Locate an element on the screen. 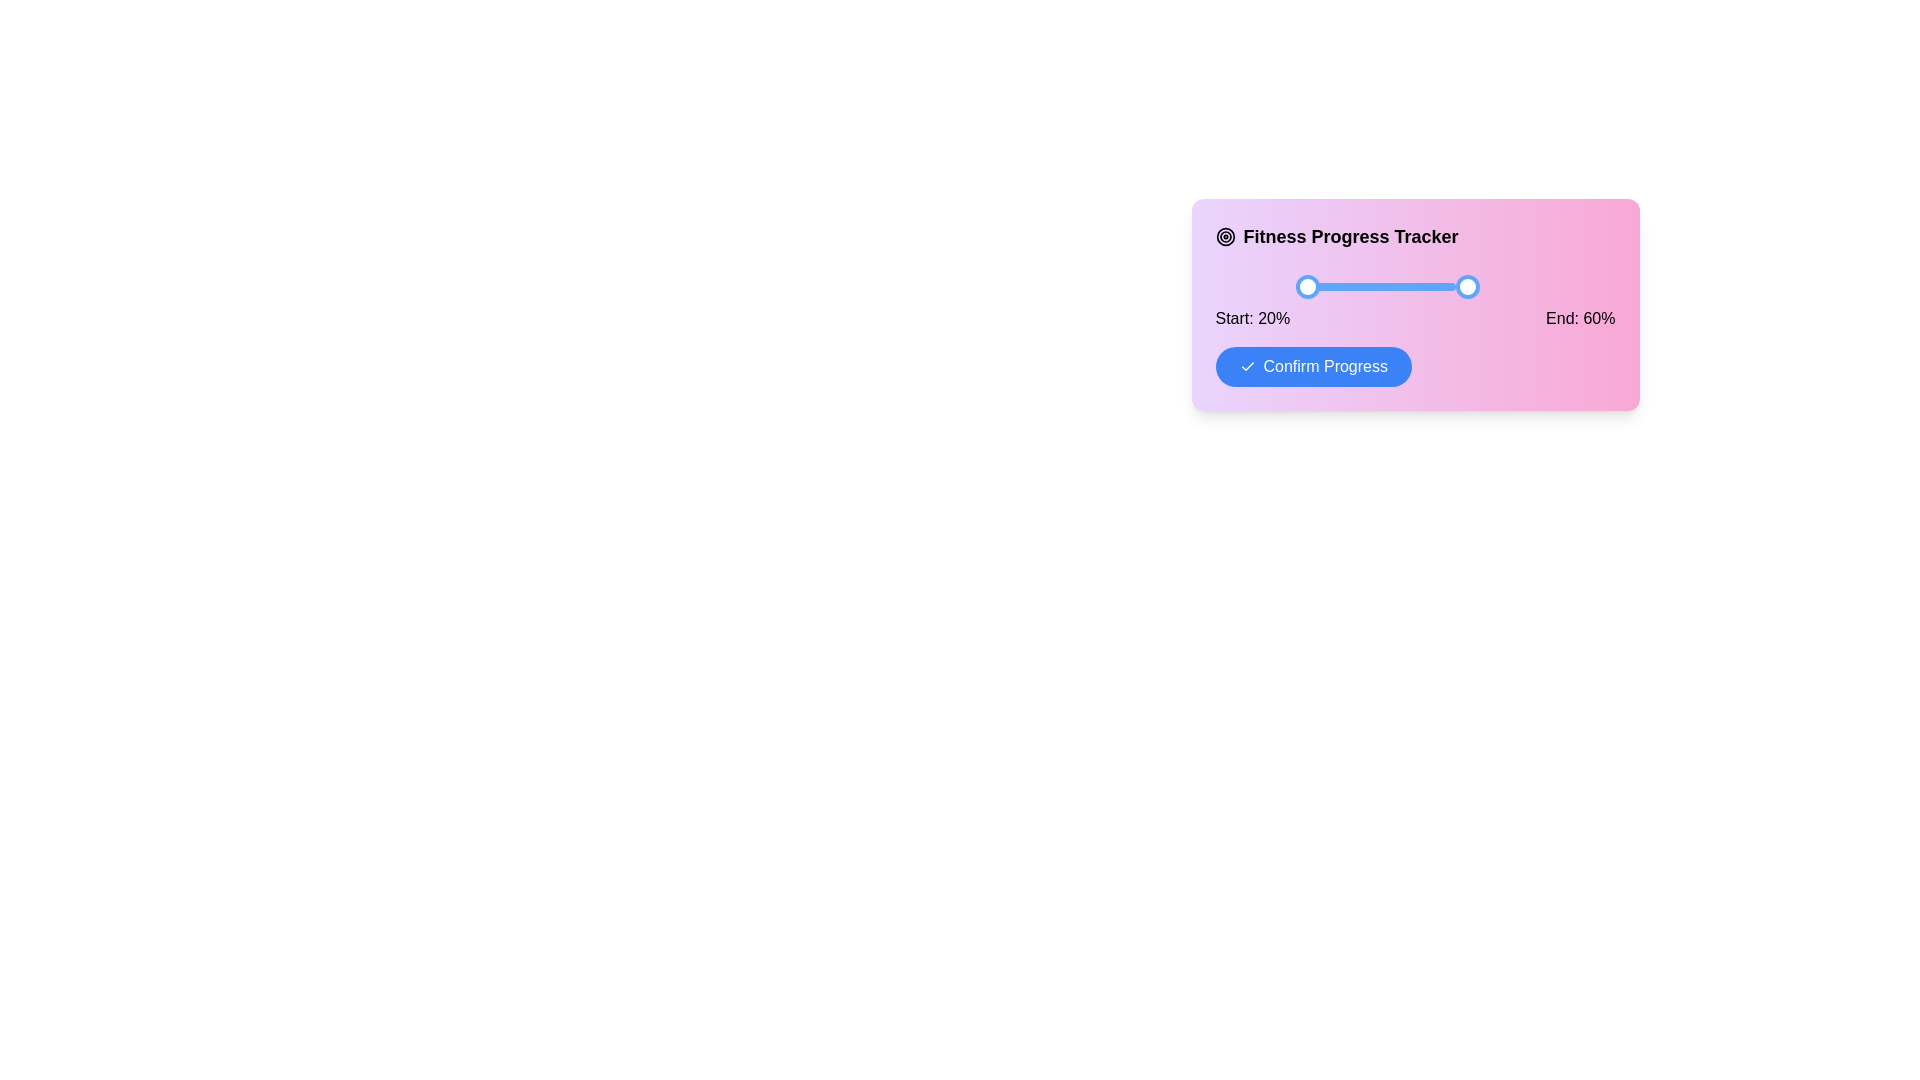  the middle circle of the concentric circle design within the 'Fitness Progress Tracker' card is located at coordinates (1224, 235).